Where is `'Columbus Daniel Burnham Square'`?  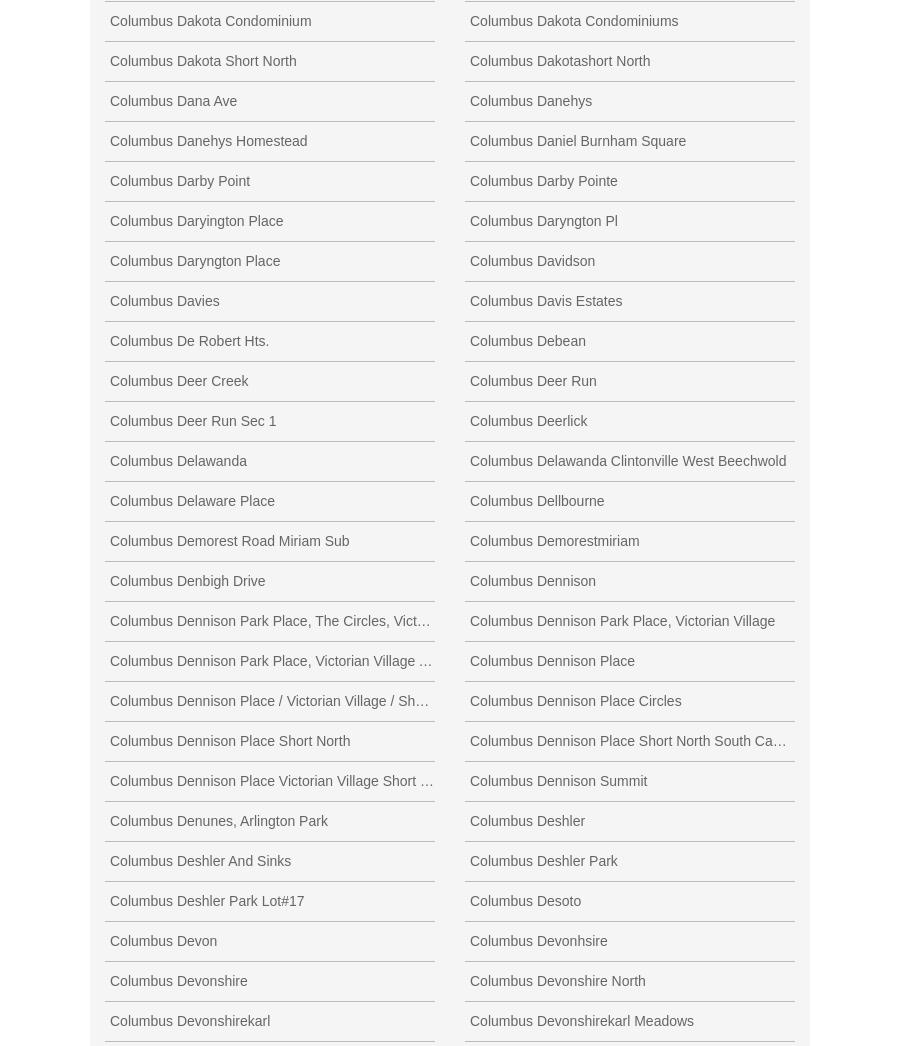
'Columbus Daniel Burnham Square' is located at coordinates (577, 138).